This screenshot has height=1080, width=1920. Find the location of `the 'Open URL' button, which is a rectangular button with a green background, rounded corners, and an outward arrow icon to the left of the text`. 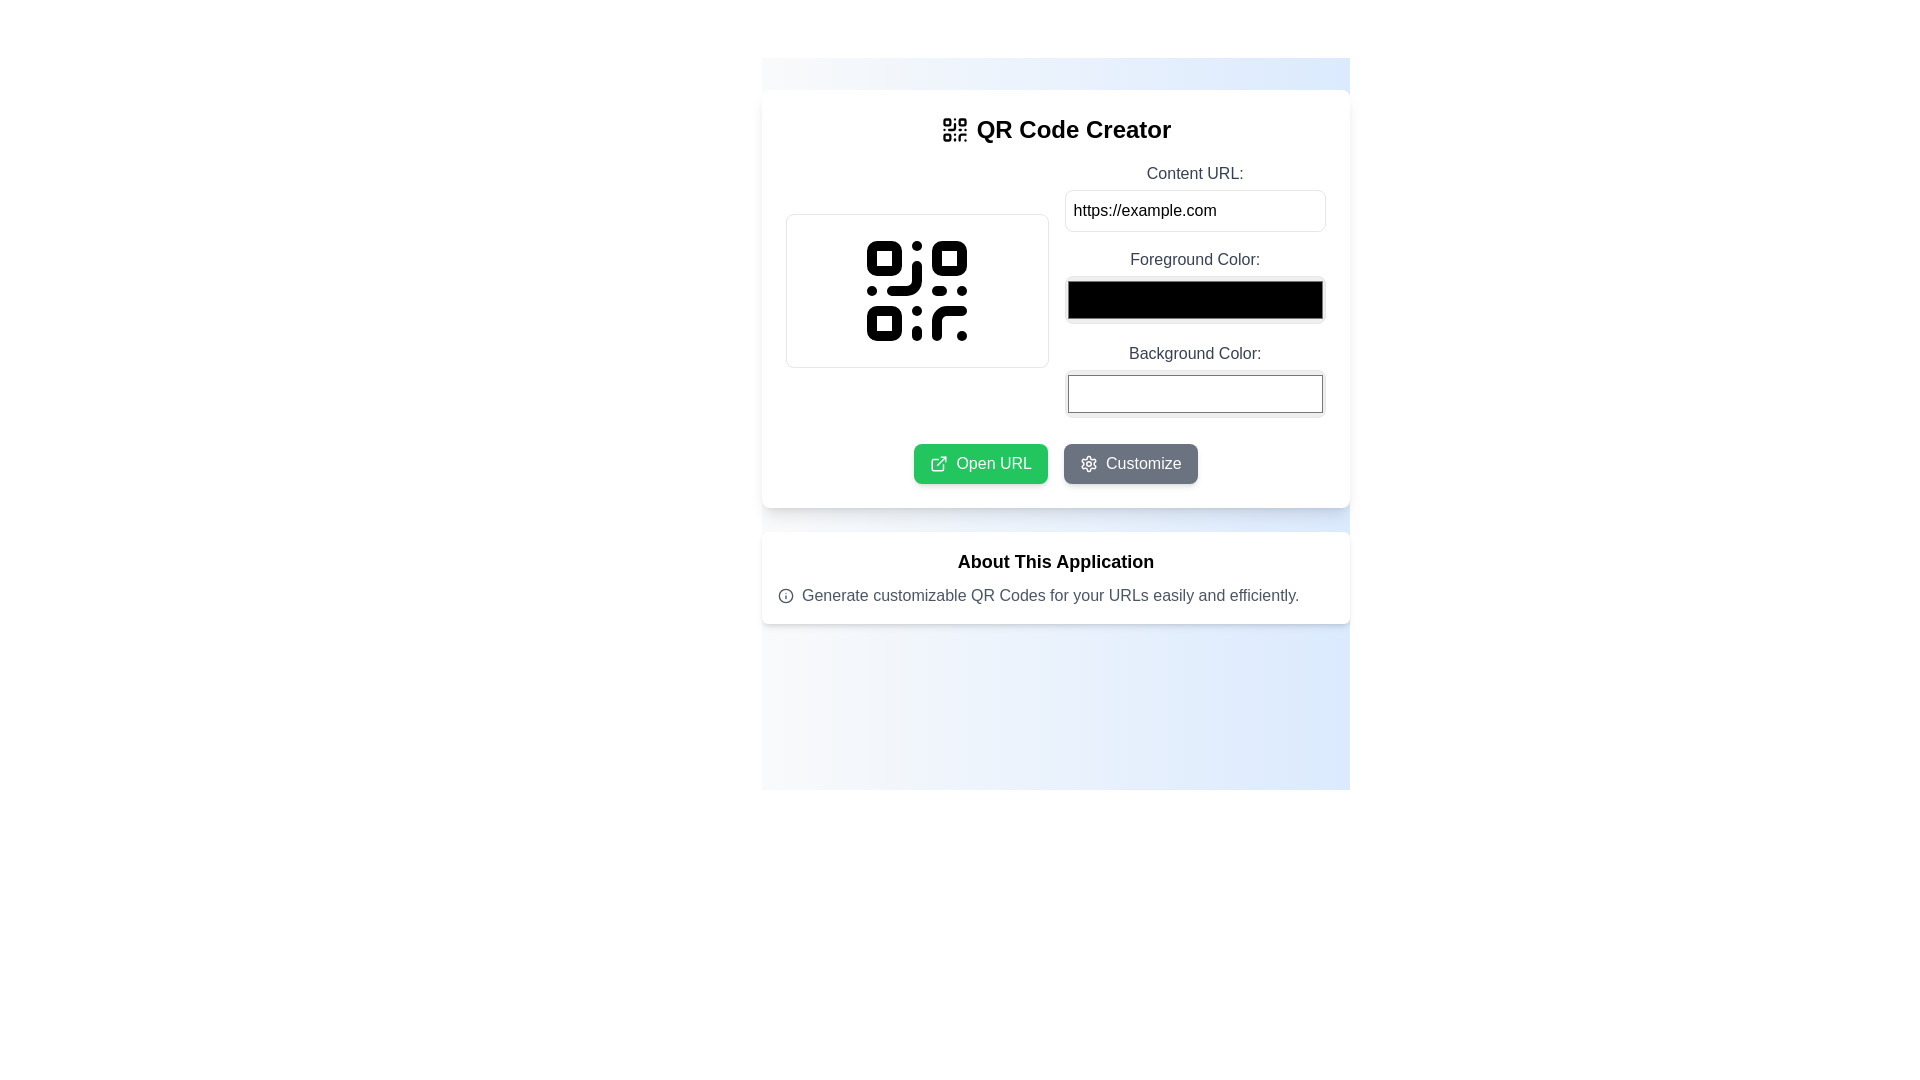

the 'Open URL' button, which is a rectangular button with a green background, rounded corners, and an outward arrow icon to the left of the text is located at coordinates (981, 463).